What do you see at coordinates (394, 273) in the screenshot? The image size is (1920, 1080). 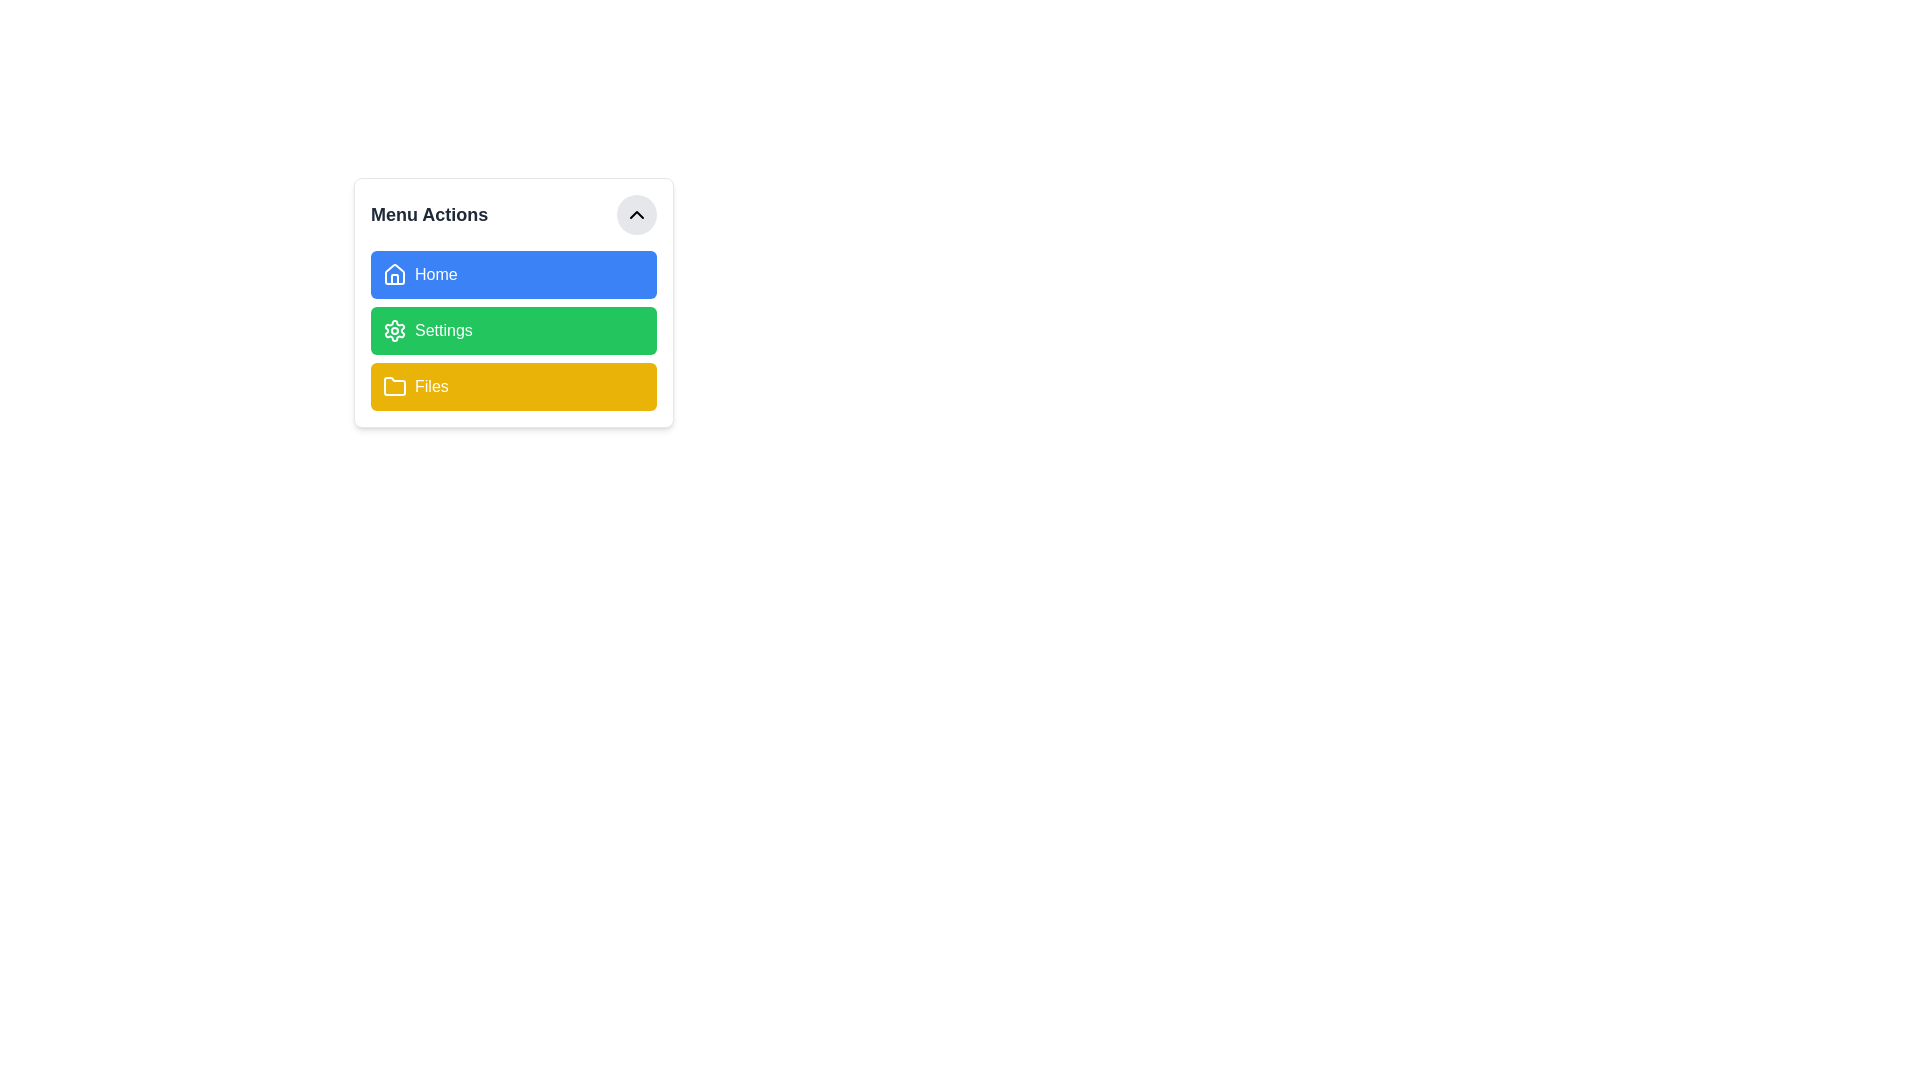 I see `the house icon located beside the 'Home' button in the 'Menu Actions' list, which has a blue background and white lines forming the house structure` at bounding box center [394, 273].